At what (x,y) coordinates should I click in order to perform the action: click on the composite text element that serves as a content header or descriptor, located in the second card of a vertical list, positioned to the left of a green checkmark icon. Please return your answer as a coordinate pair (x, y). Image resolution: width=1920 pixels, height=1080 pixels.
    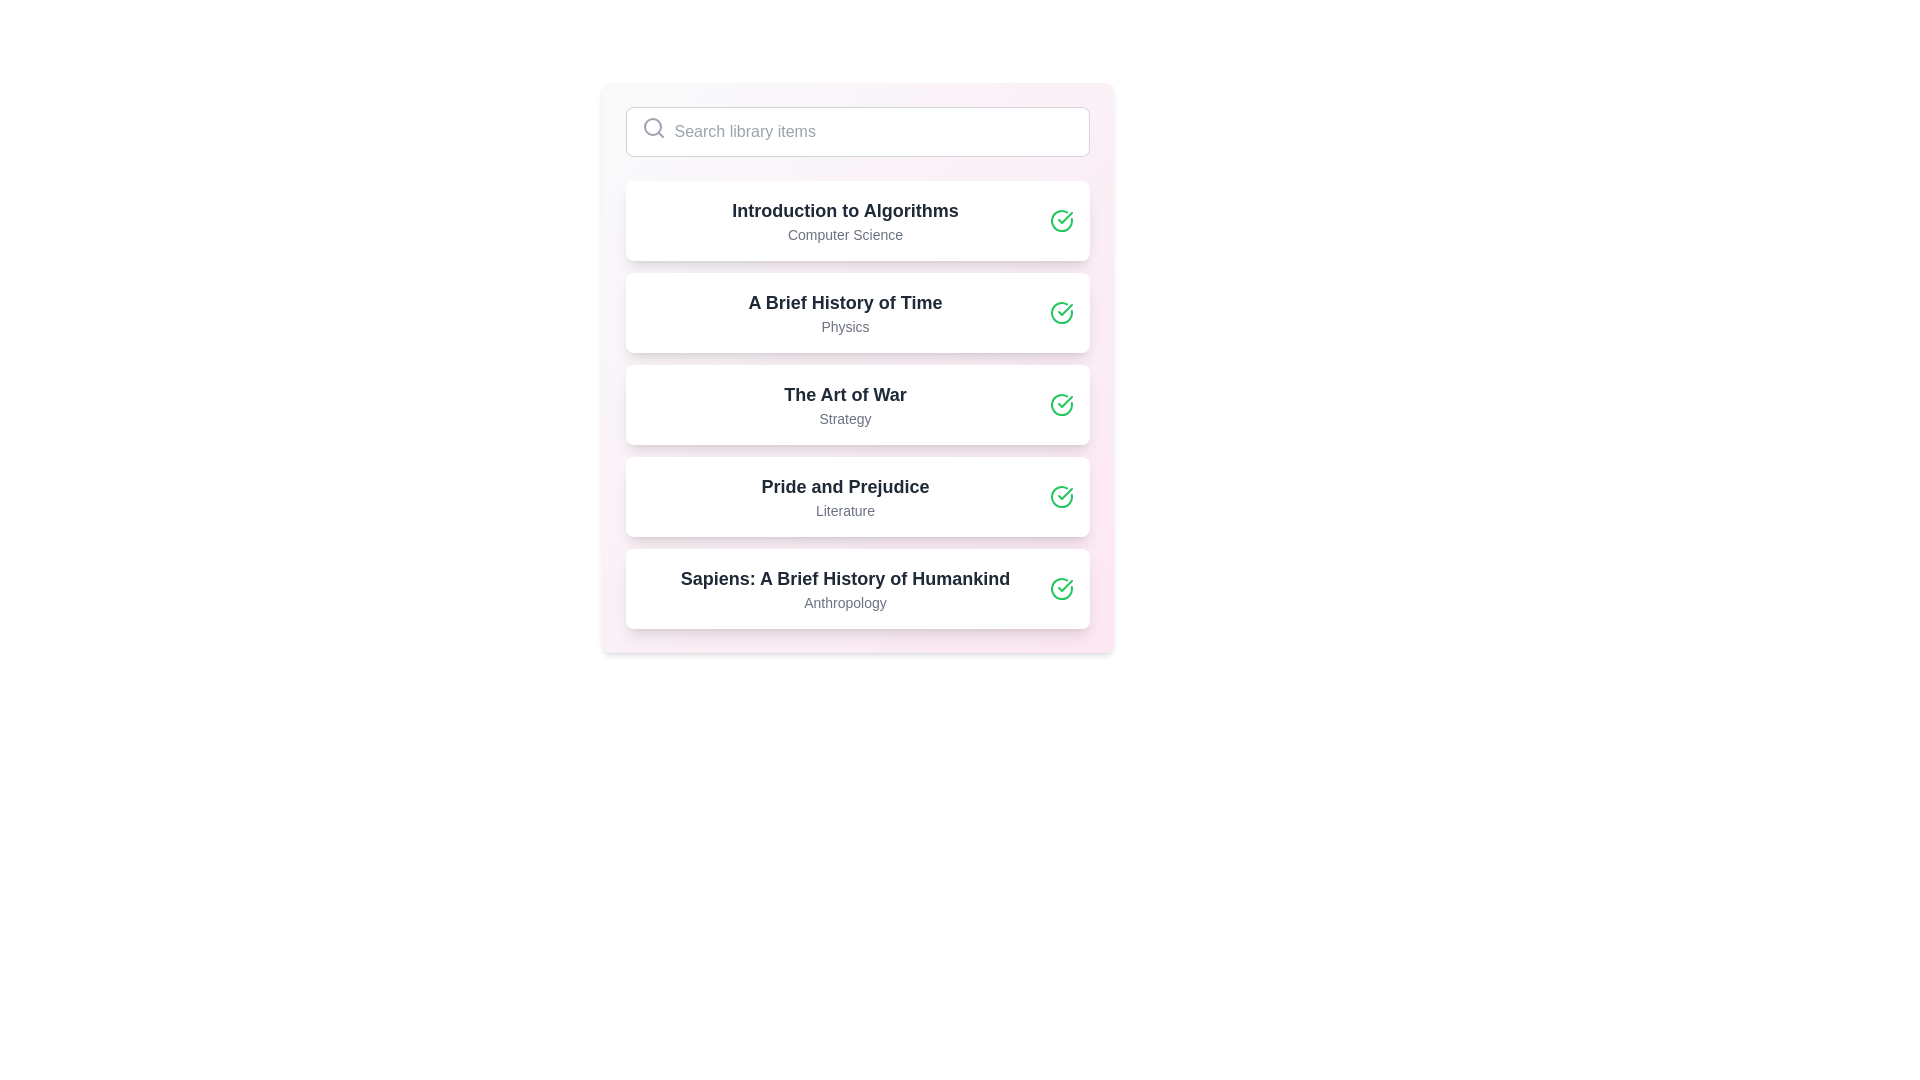
    Looking at the image, I should click on (845, 312).